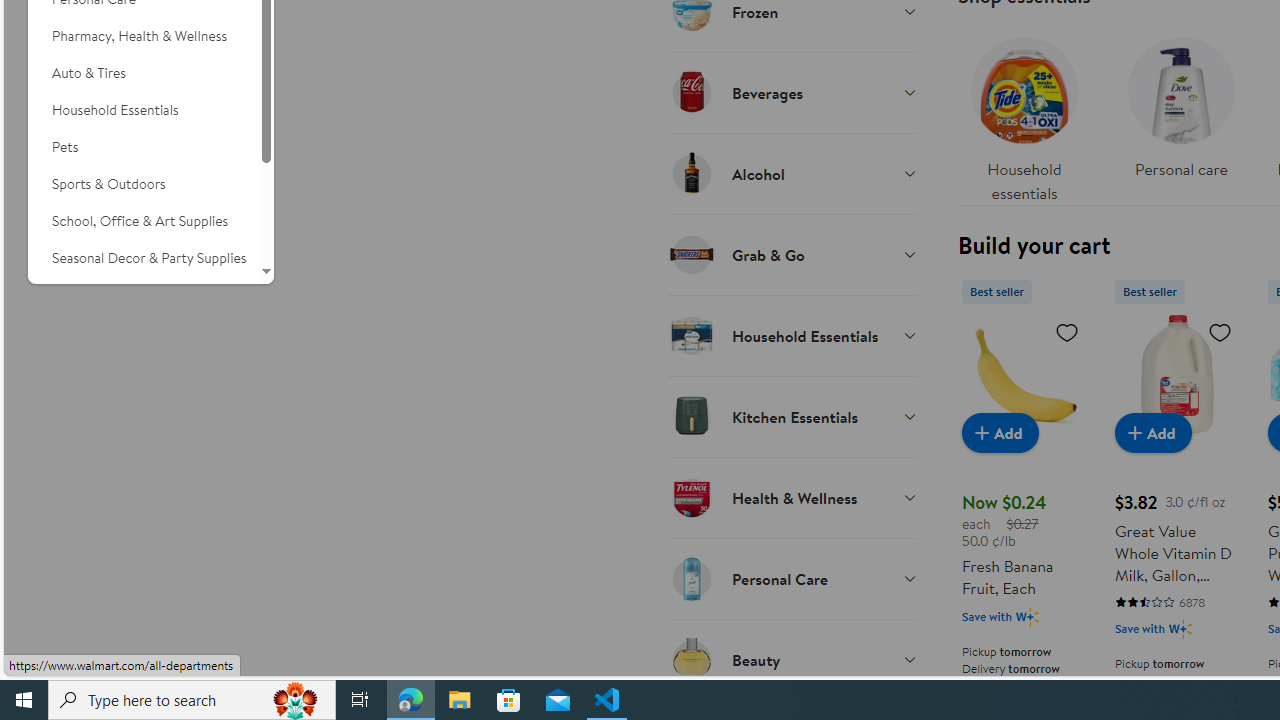  Describe the element at coordinates (142, 146) in the screenshot. I see `'Pets'` at that location.